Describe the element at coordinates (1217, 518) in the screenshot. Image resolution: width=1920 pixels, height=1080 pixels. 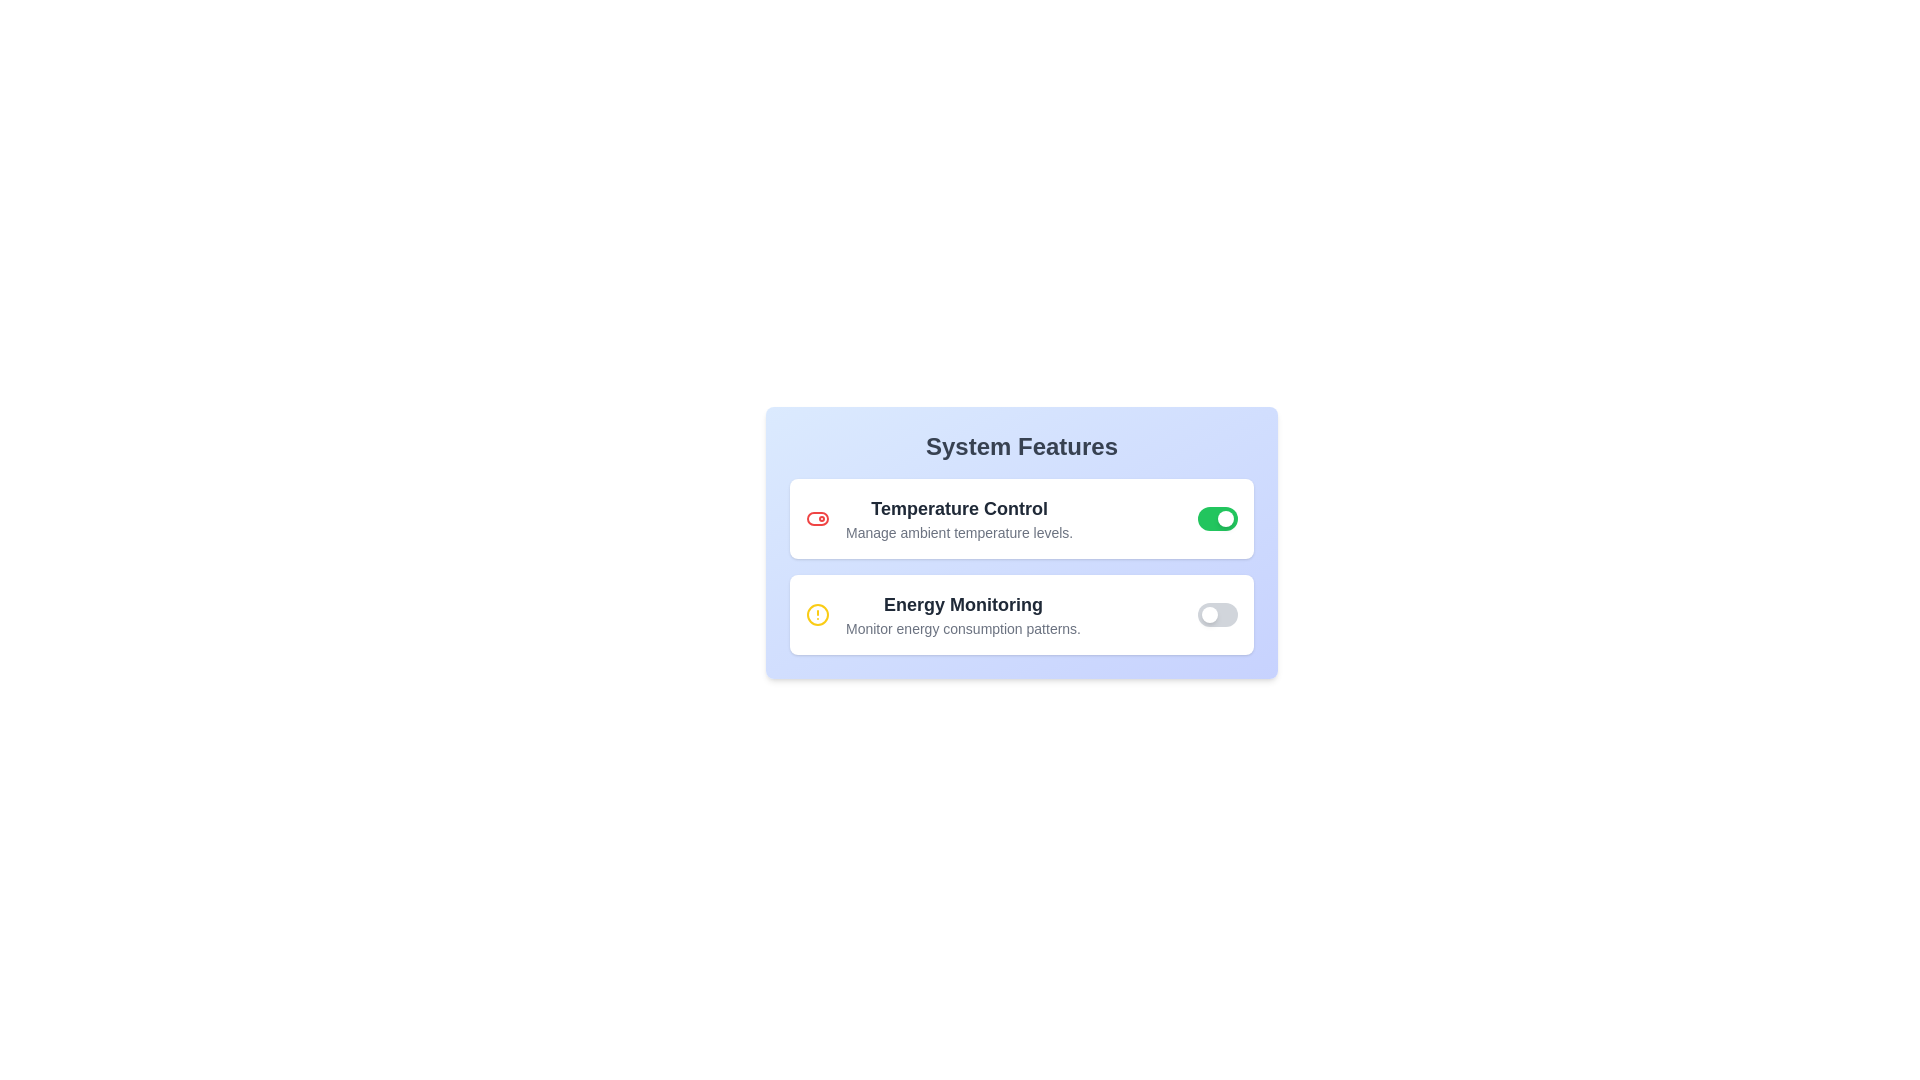
I see `the toggle button to change the active state of the feature` at that location.